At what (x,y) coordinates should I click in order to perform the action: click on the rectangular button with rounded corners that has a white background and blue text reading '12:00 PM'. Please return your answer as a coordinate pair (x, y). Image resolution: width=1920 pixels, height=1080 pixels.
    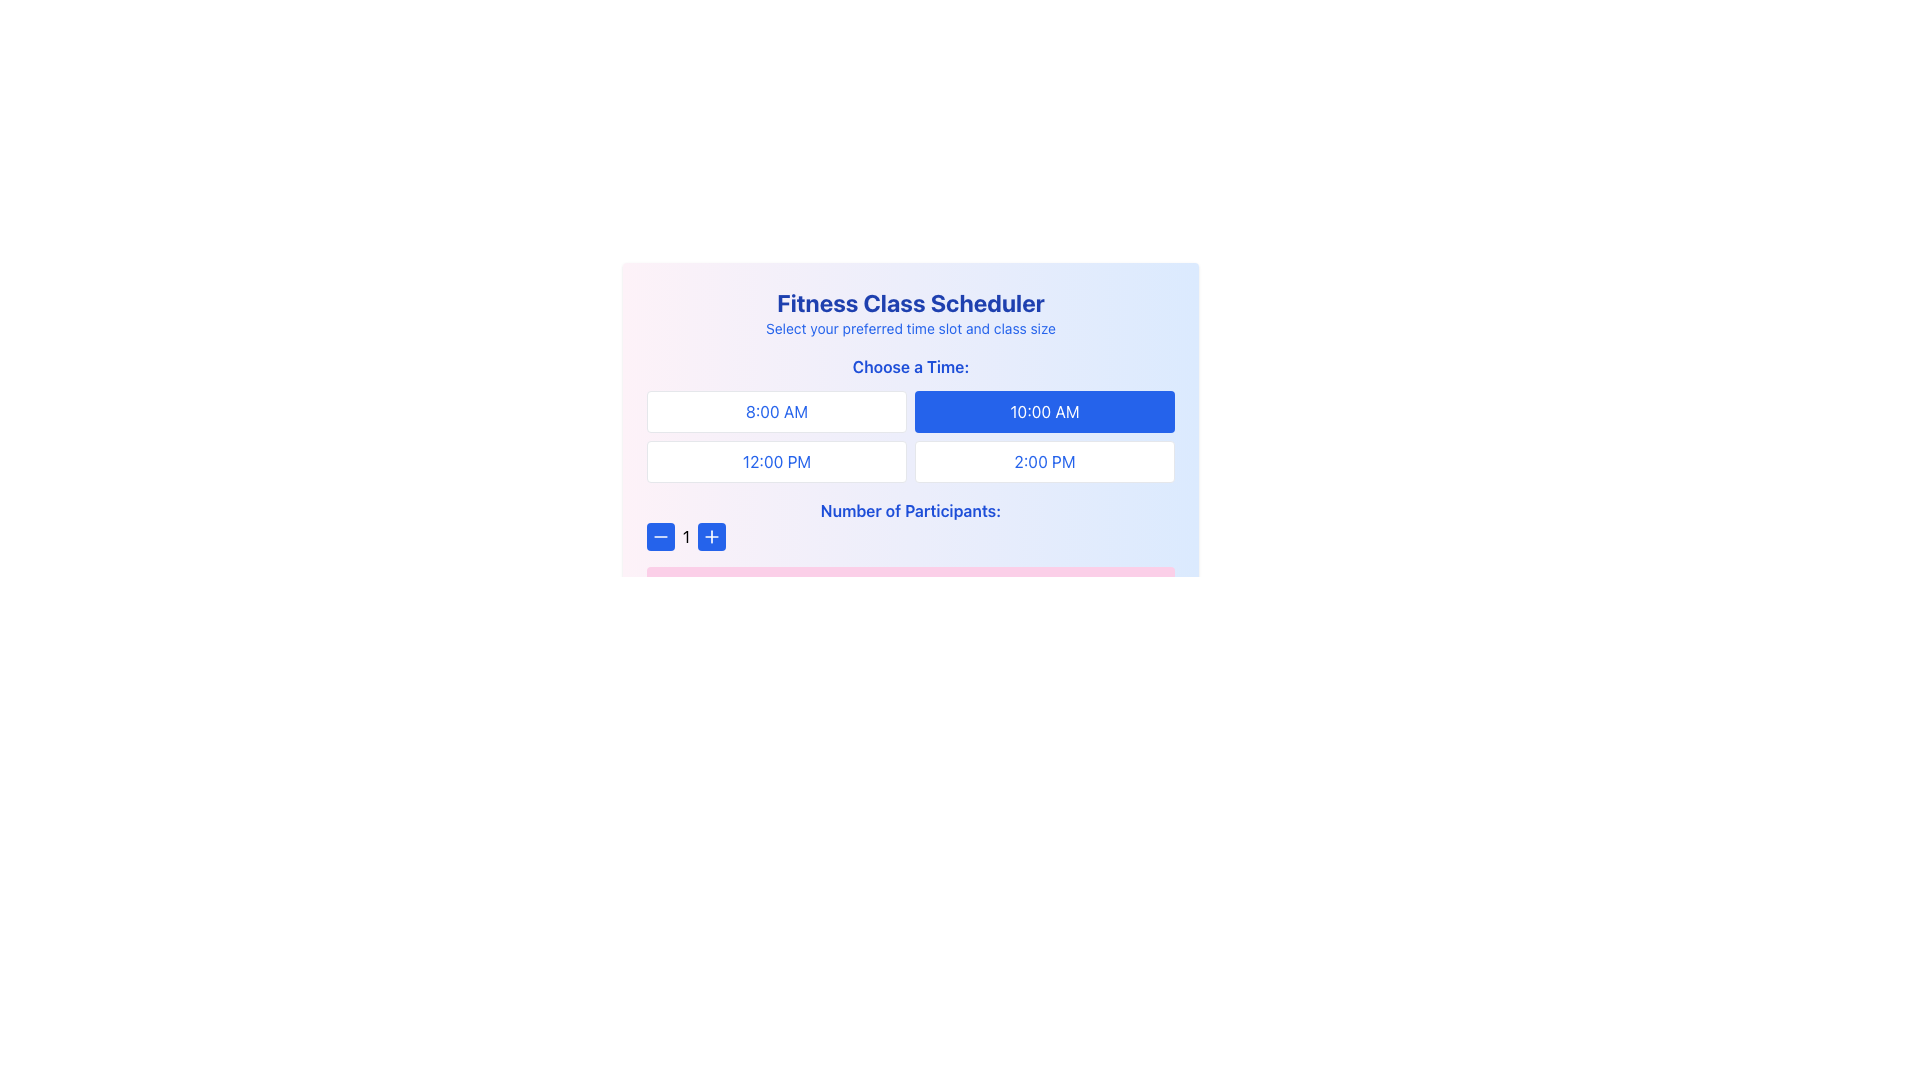
    Looking at the image, I should click on (776, 462).